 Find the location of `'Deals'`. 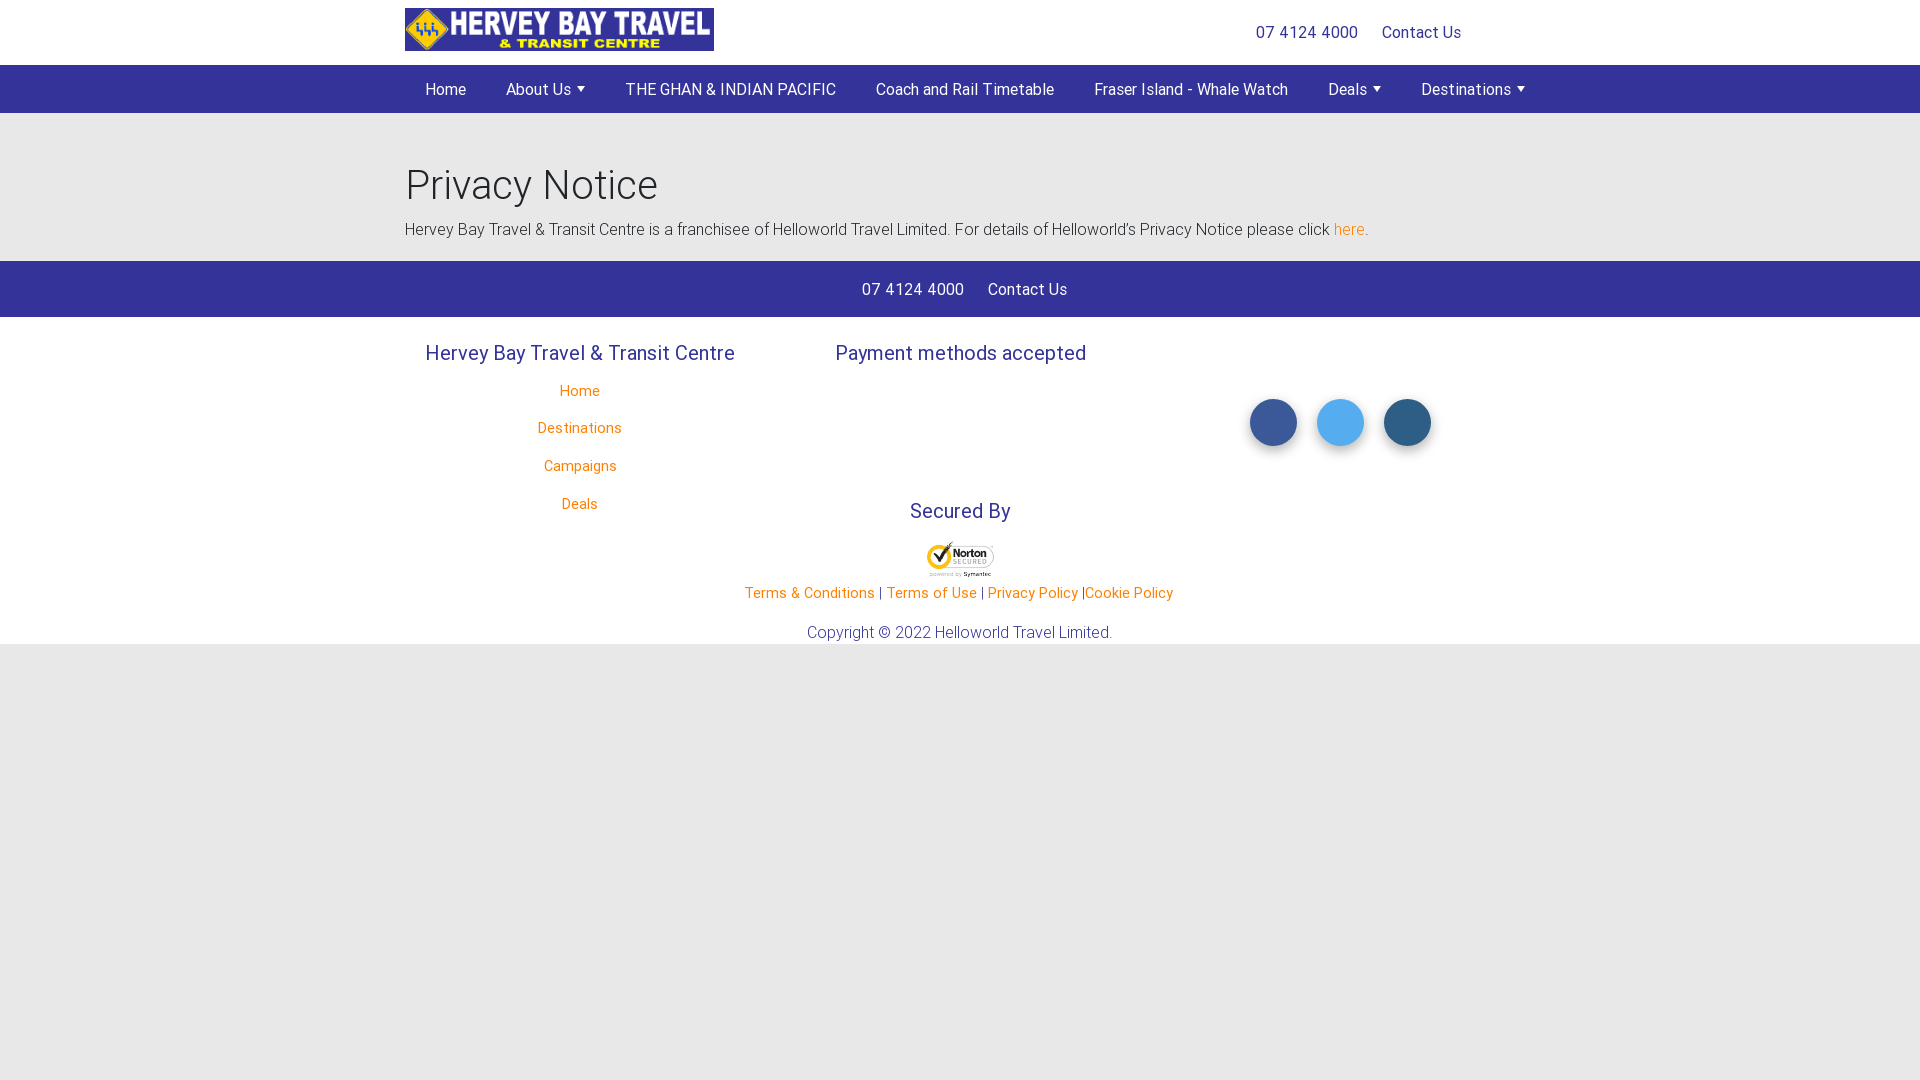

'Deals' is located at coordinates (1354, 87).